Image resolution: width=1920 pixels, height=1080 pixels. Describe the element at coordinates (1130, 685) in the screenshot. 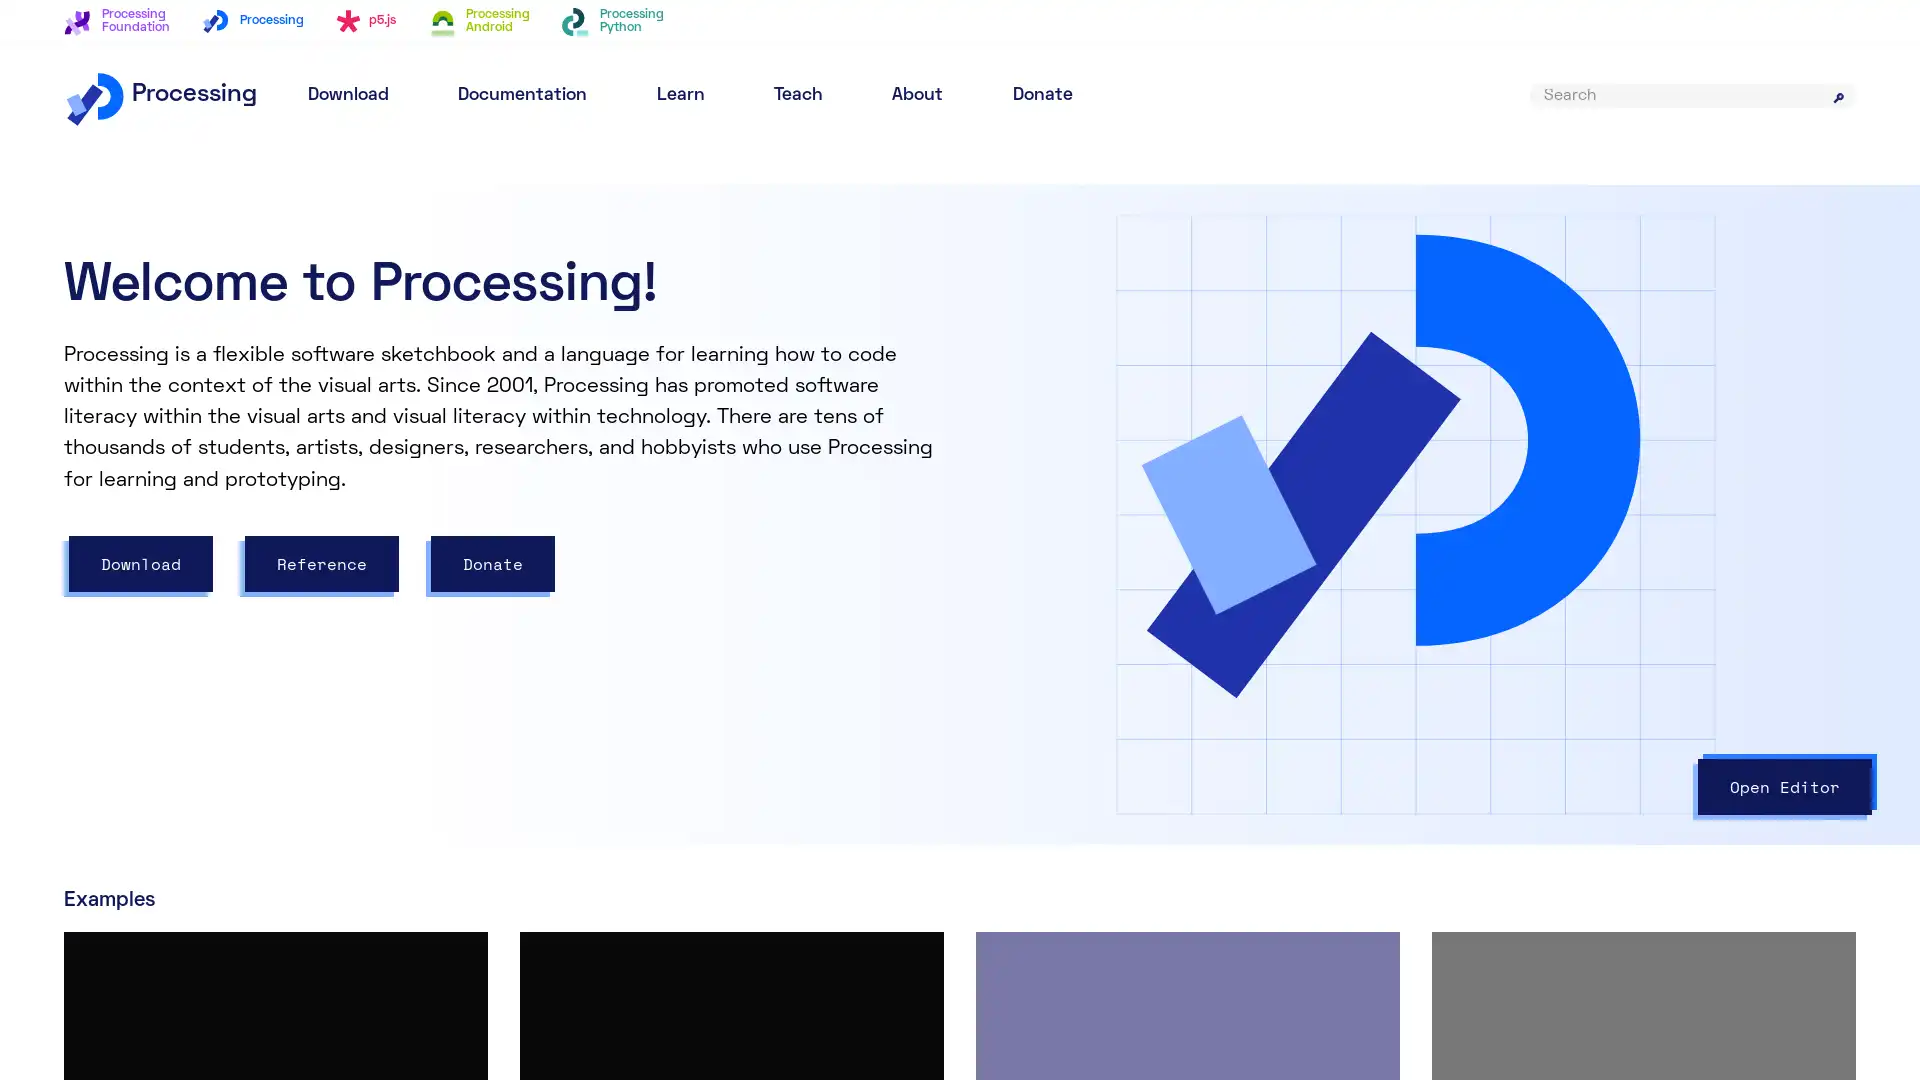

I see `change position` at that location.